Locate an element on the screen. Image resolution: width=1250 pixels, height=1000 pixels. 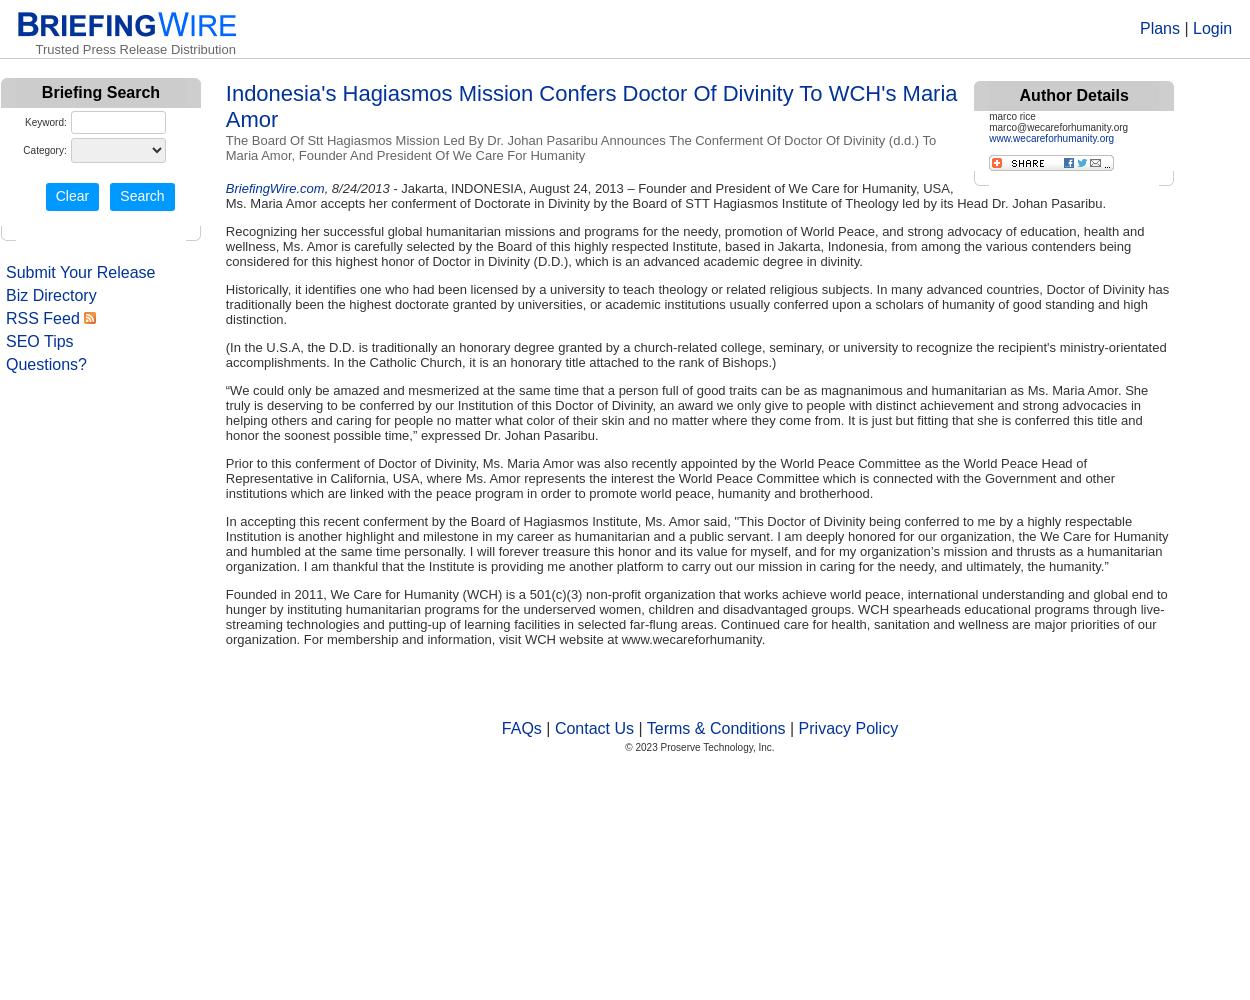
'www.wecareforhumanity.org' is located at coordinates (1051, 138).